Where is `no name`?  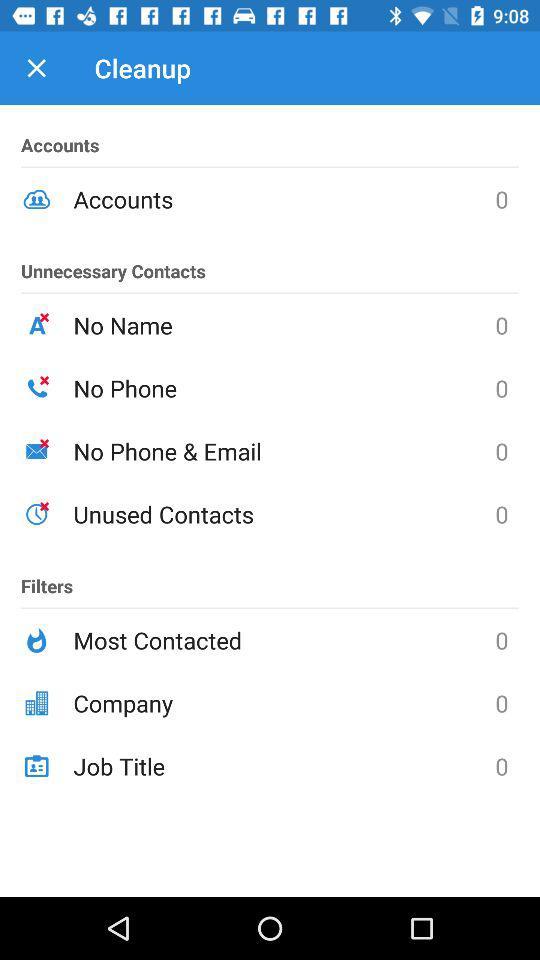
no name is located at coordinates (283, 325).